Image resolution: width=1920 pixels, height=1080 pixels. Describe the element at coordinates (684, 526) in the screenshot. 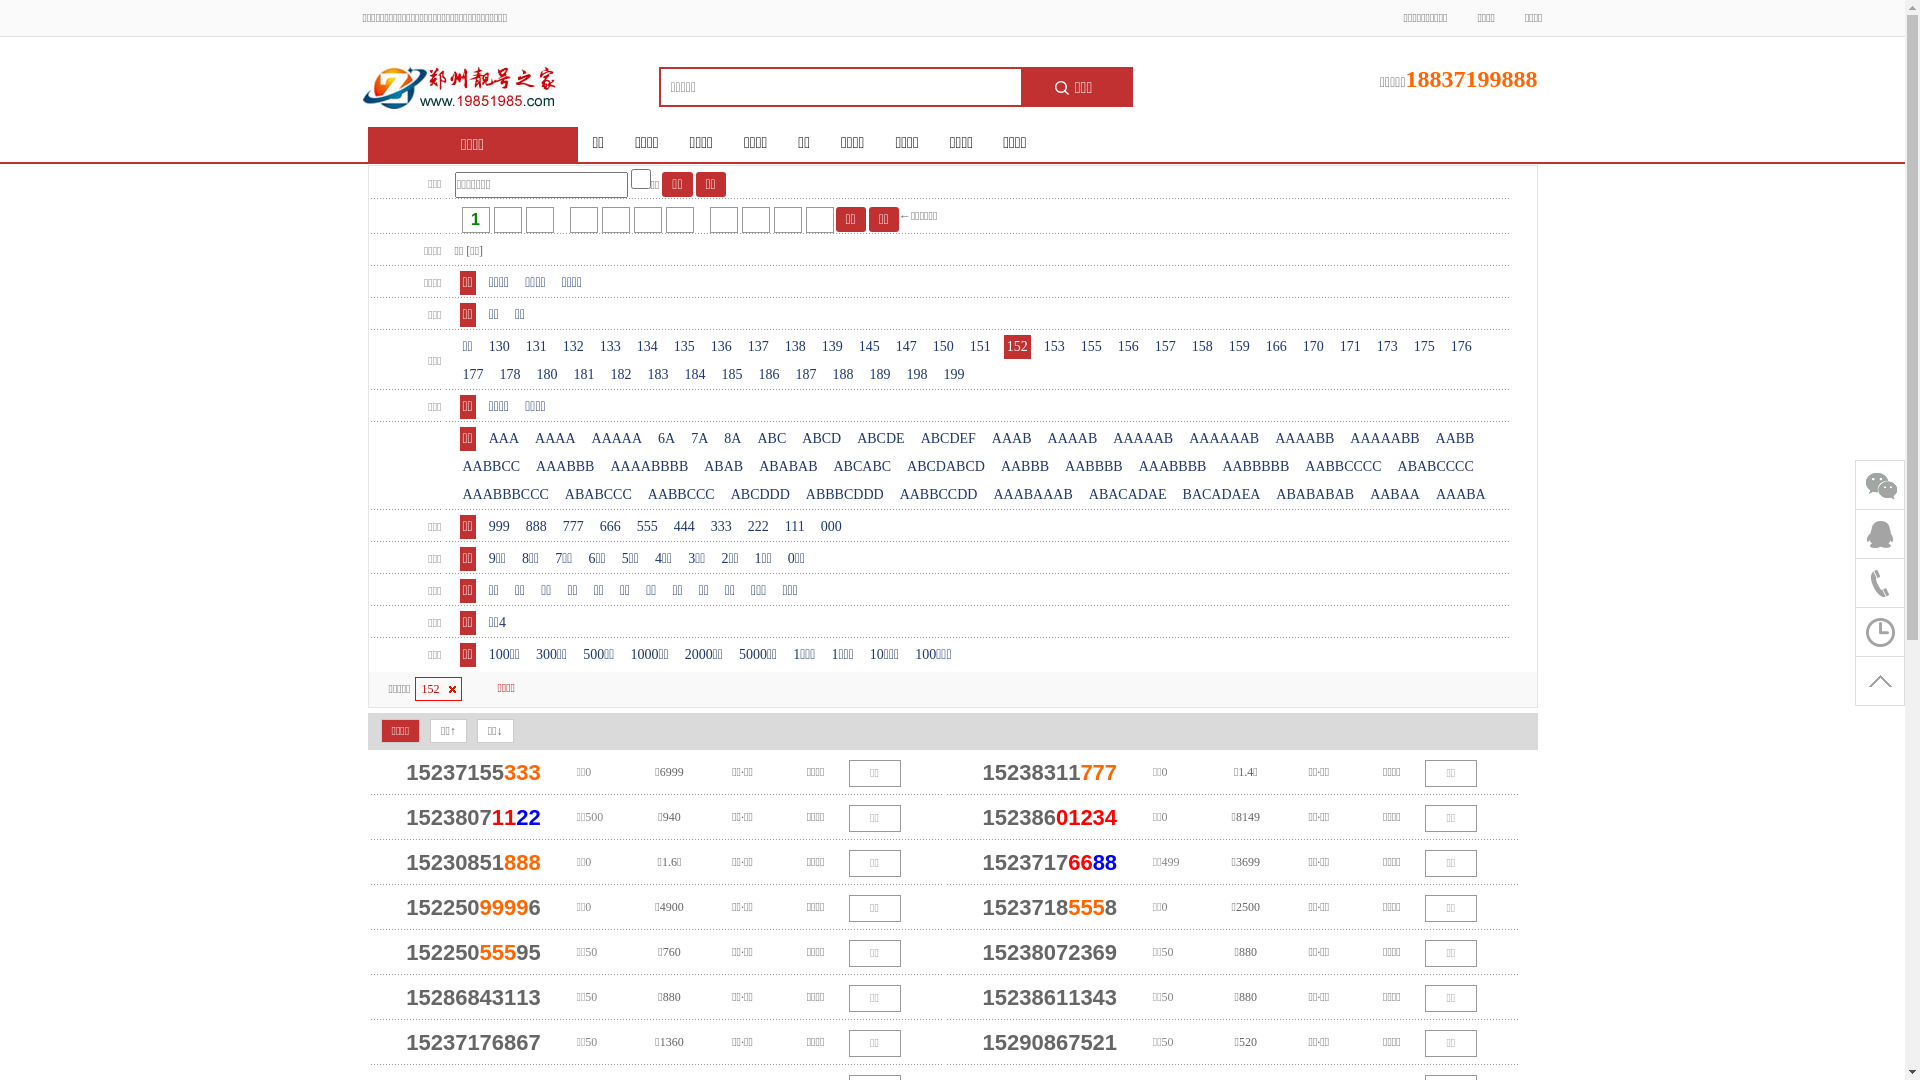

I see `'444'` at that location.